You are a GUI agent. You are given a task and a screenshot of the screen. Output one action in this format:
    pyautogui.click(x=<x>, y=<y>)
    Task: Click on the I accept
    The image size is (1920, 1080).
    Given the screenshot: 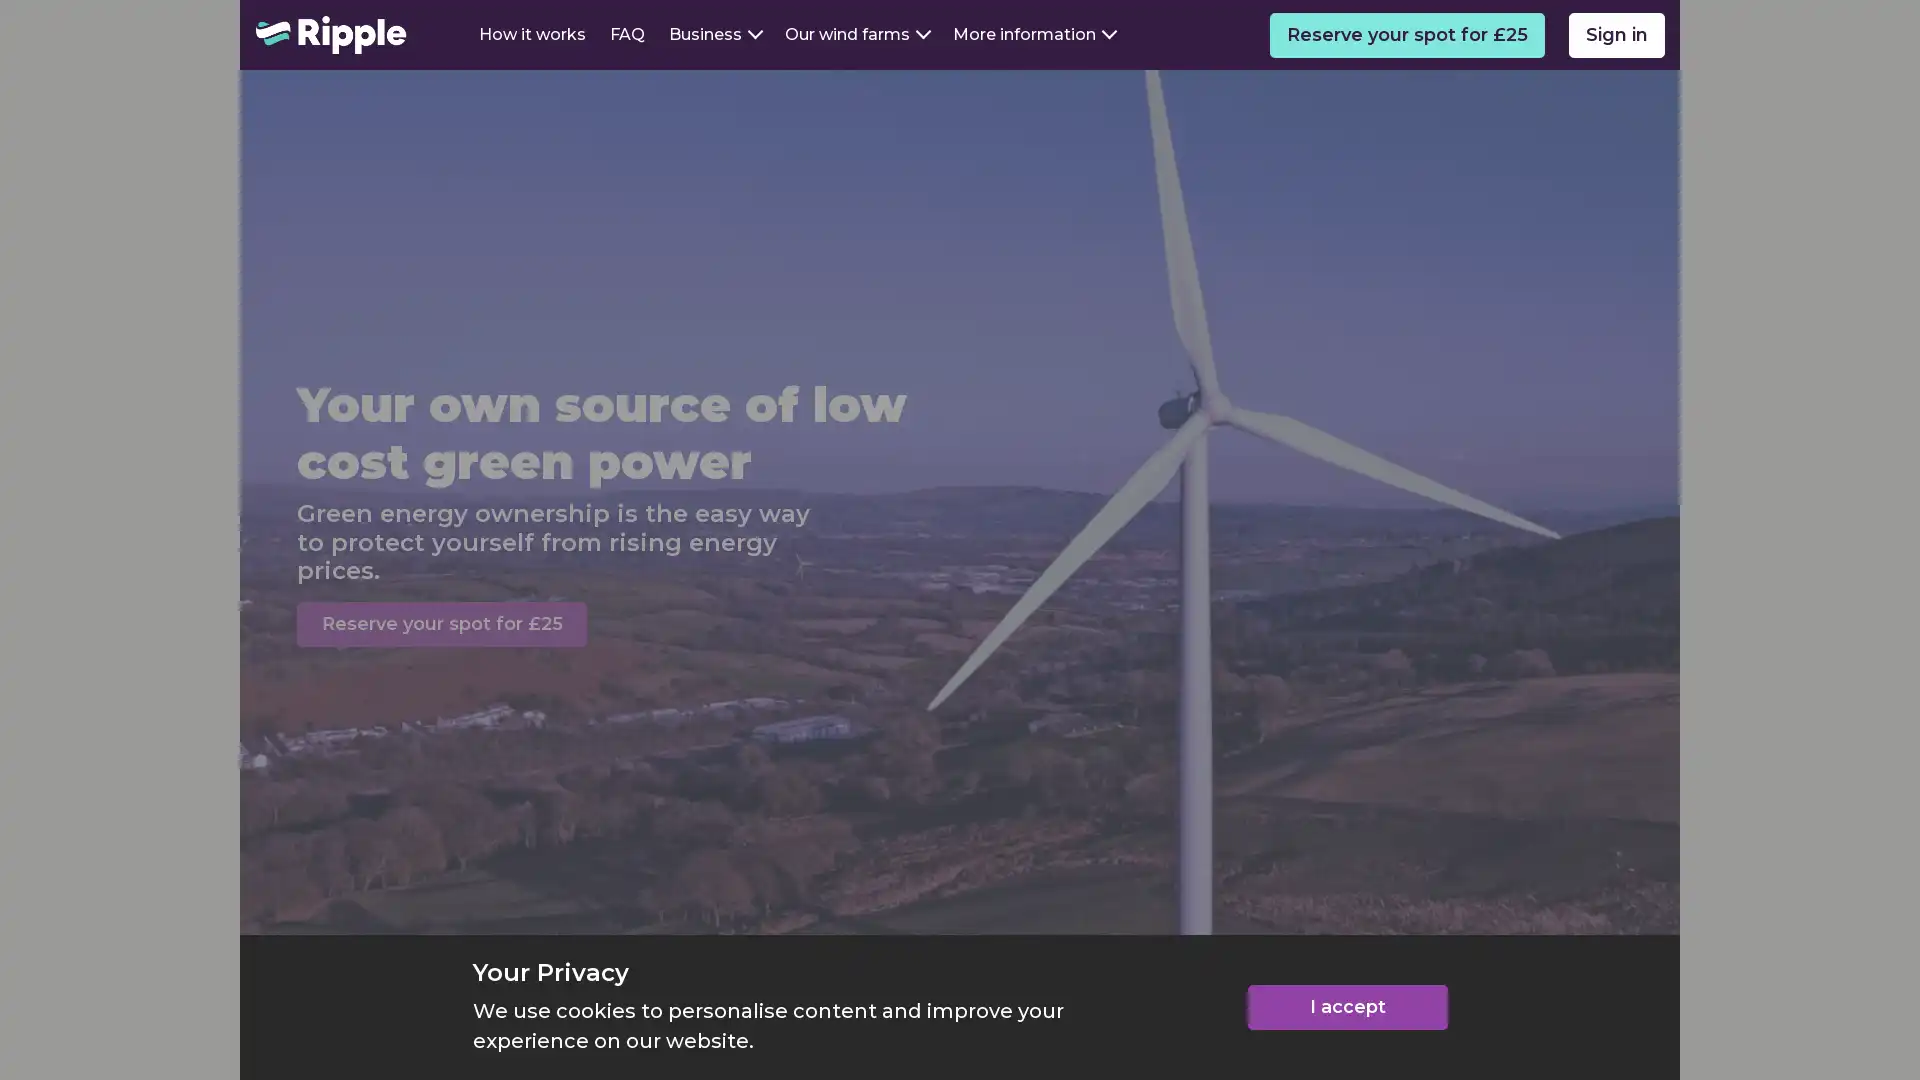 What is the action you would take?
    pyautogui.click(x=1347, y=1007)
    